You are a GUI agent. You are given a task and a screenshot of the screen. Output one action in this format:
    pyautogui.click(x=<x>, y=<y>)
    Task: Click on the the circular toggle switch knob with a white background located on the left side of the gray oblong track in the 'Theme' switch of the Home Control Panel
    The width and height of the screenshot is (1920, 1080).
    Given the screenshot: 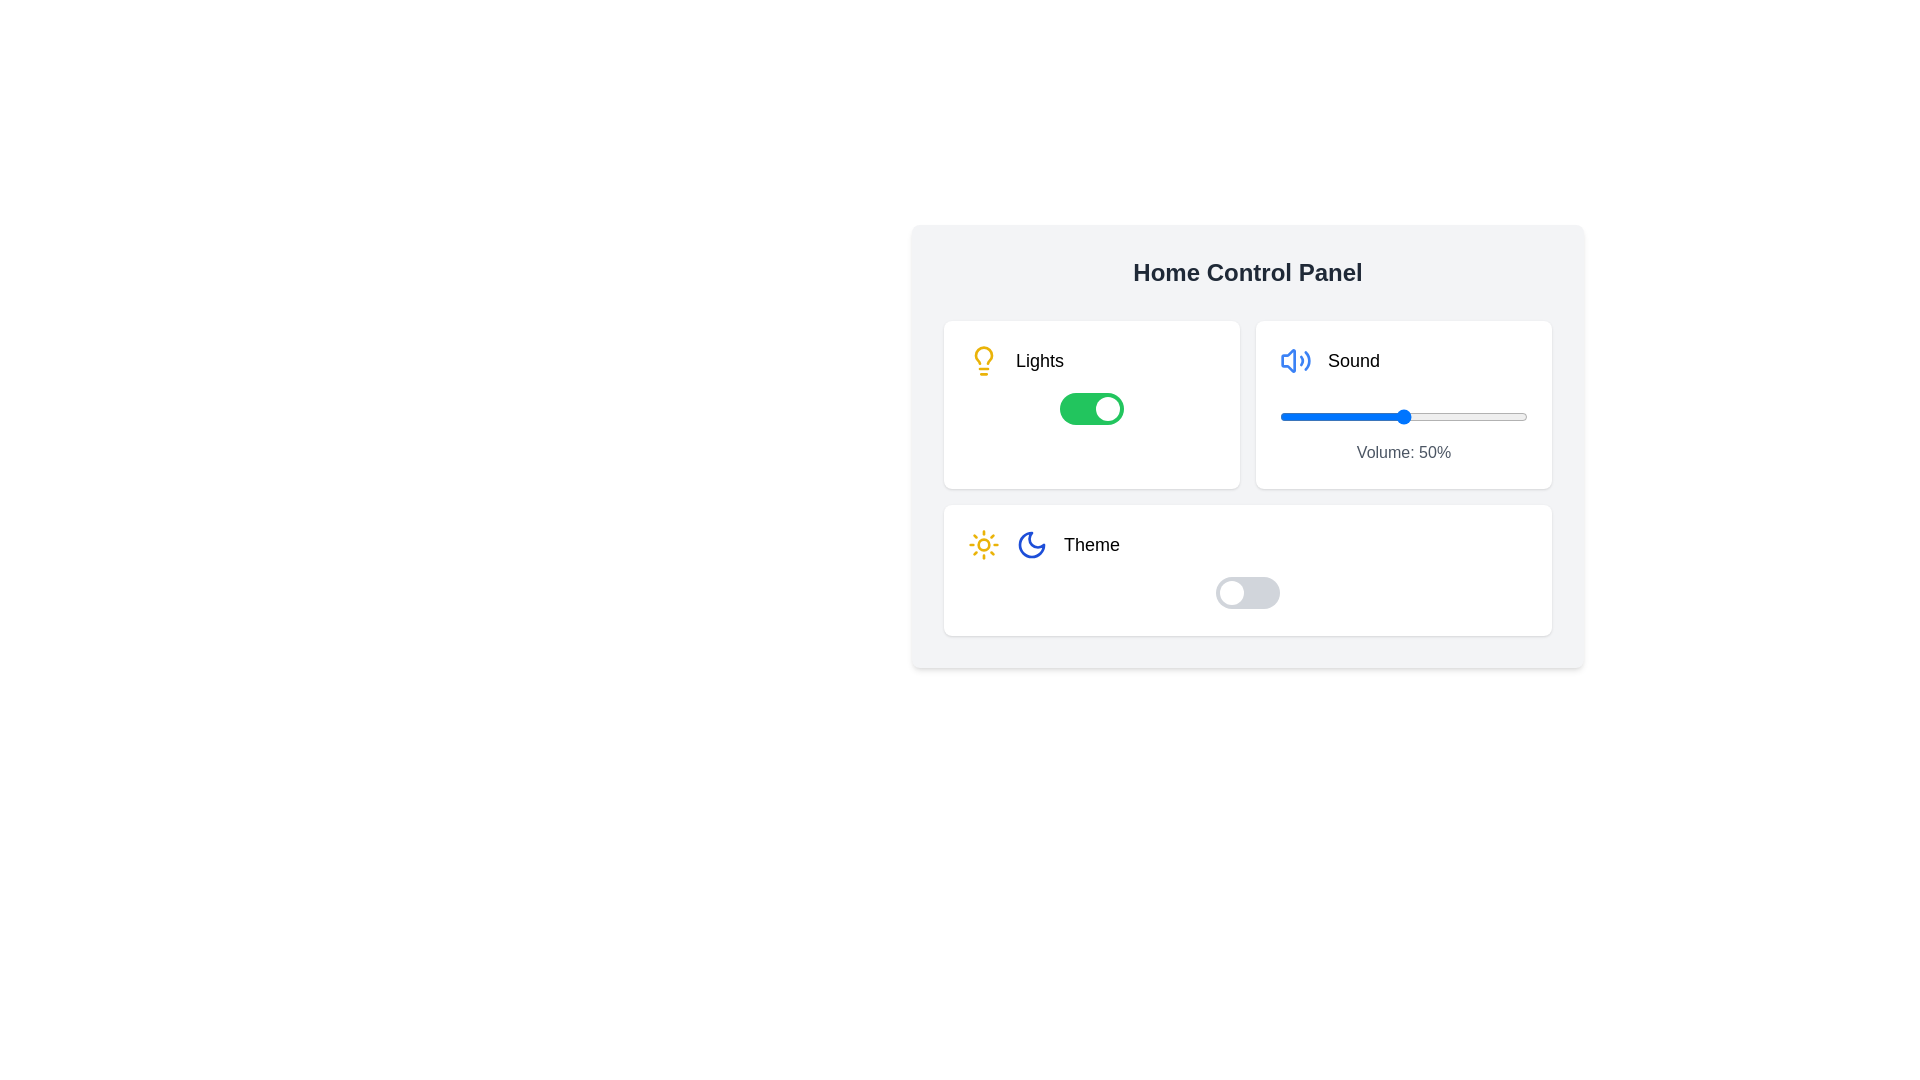 What is the action you would take?
    pyautogui.click(x=1231, y=592)
    